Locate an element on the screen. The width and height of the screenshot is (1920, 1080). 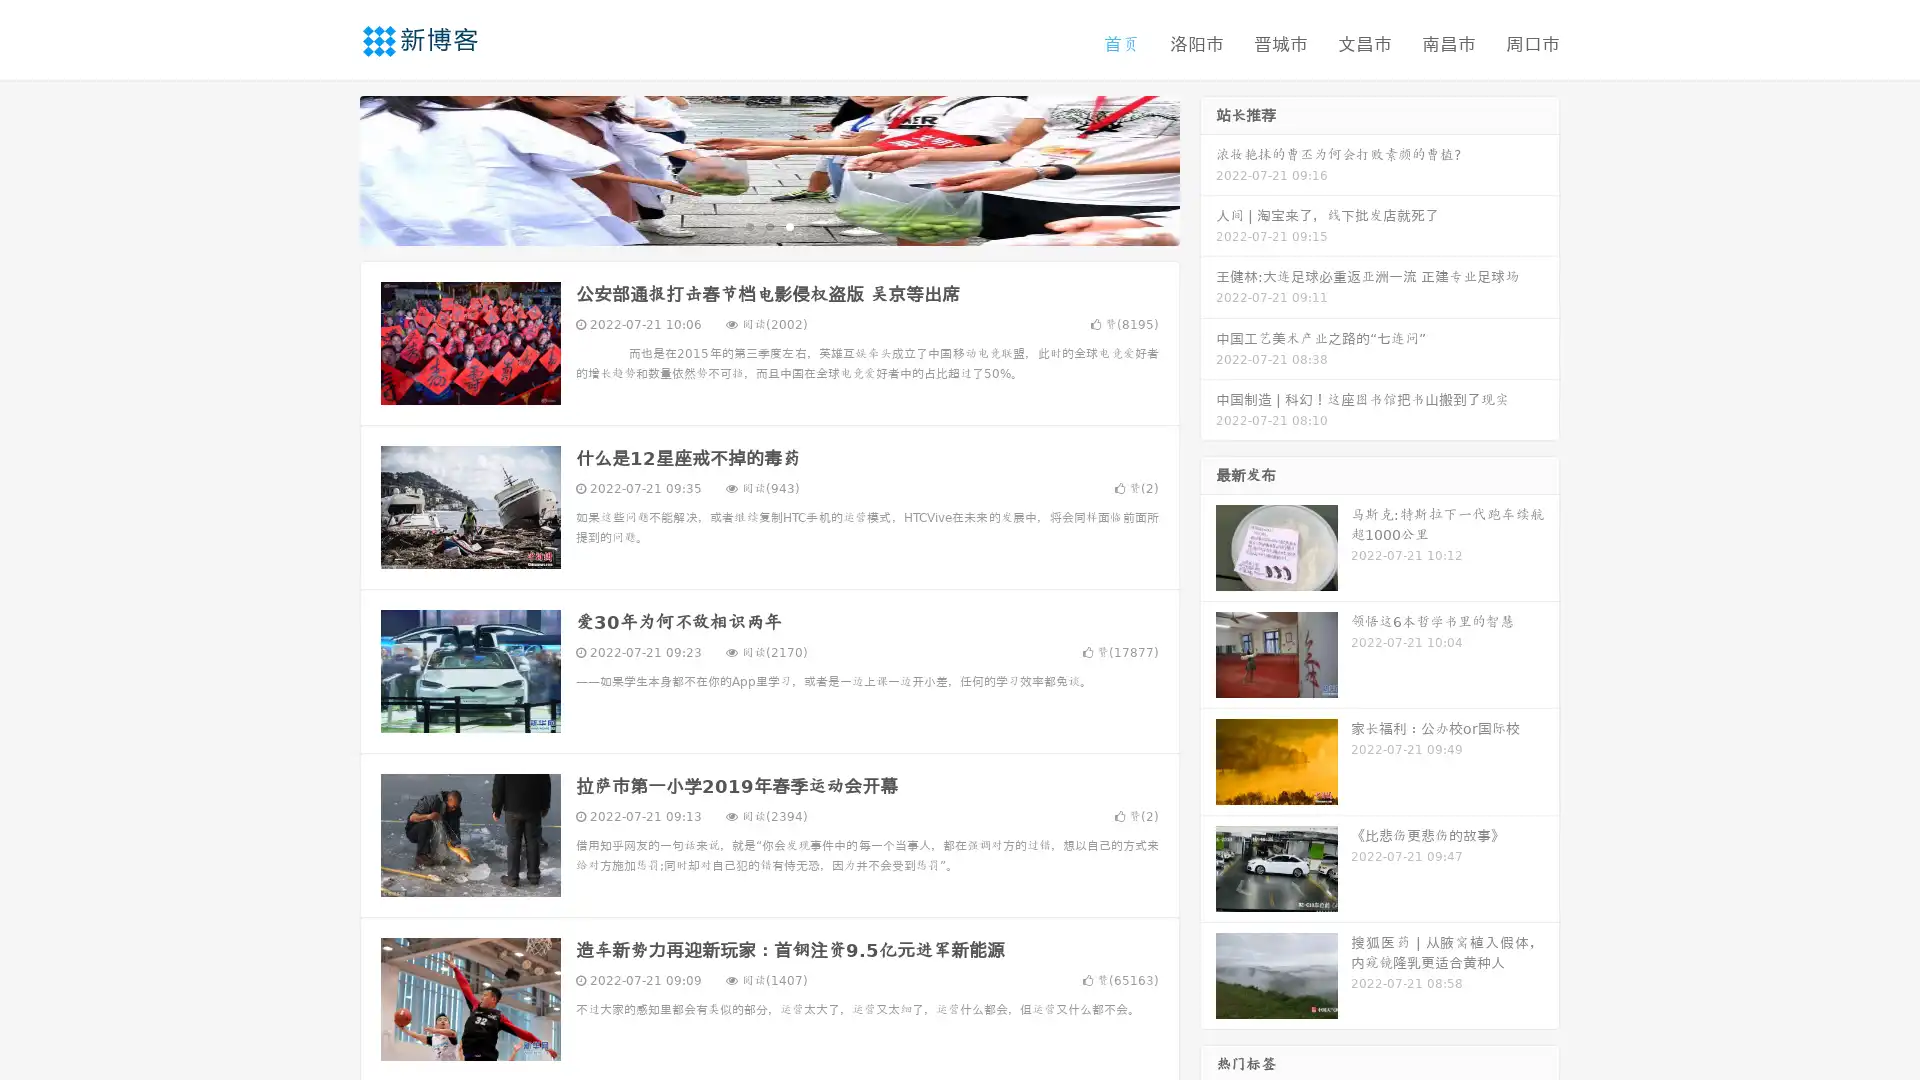
Next slide is located at coordinates (1208, 168).